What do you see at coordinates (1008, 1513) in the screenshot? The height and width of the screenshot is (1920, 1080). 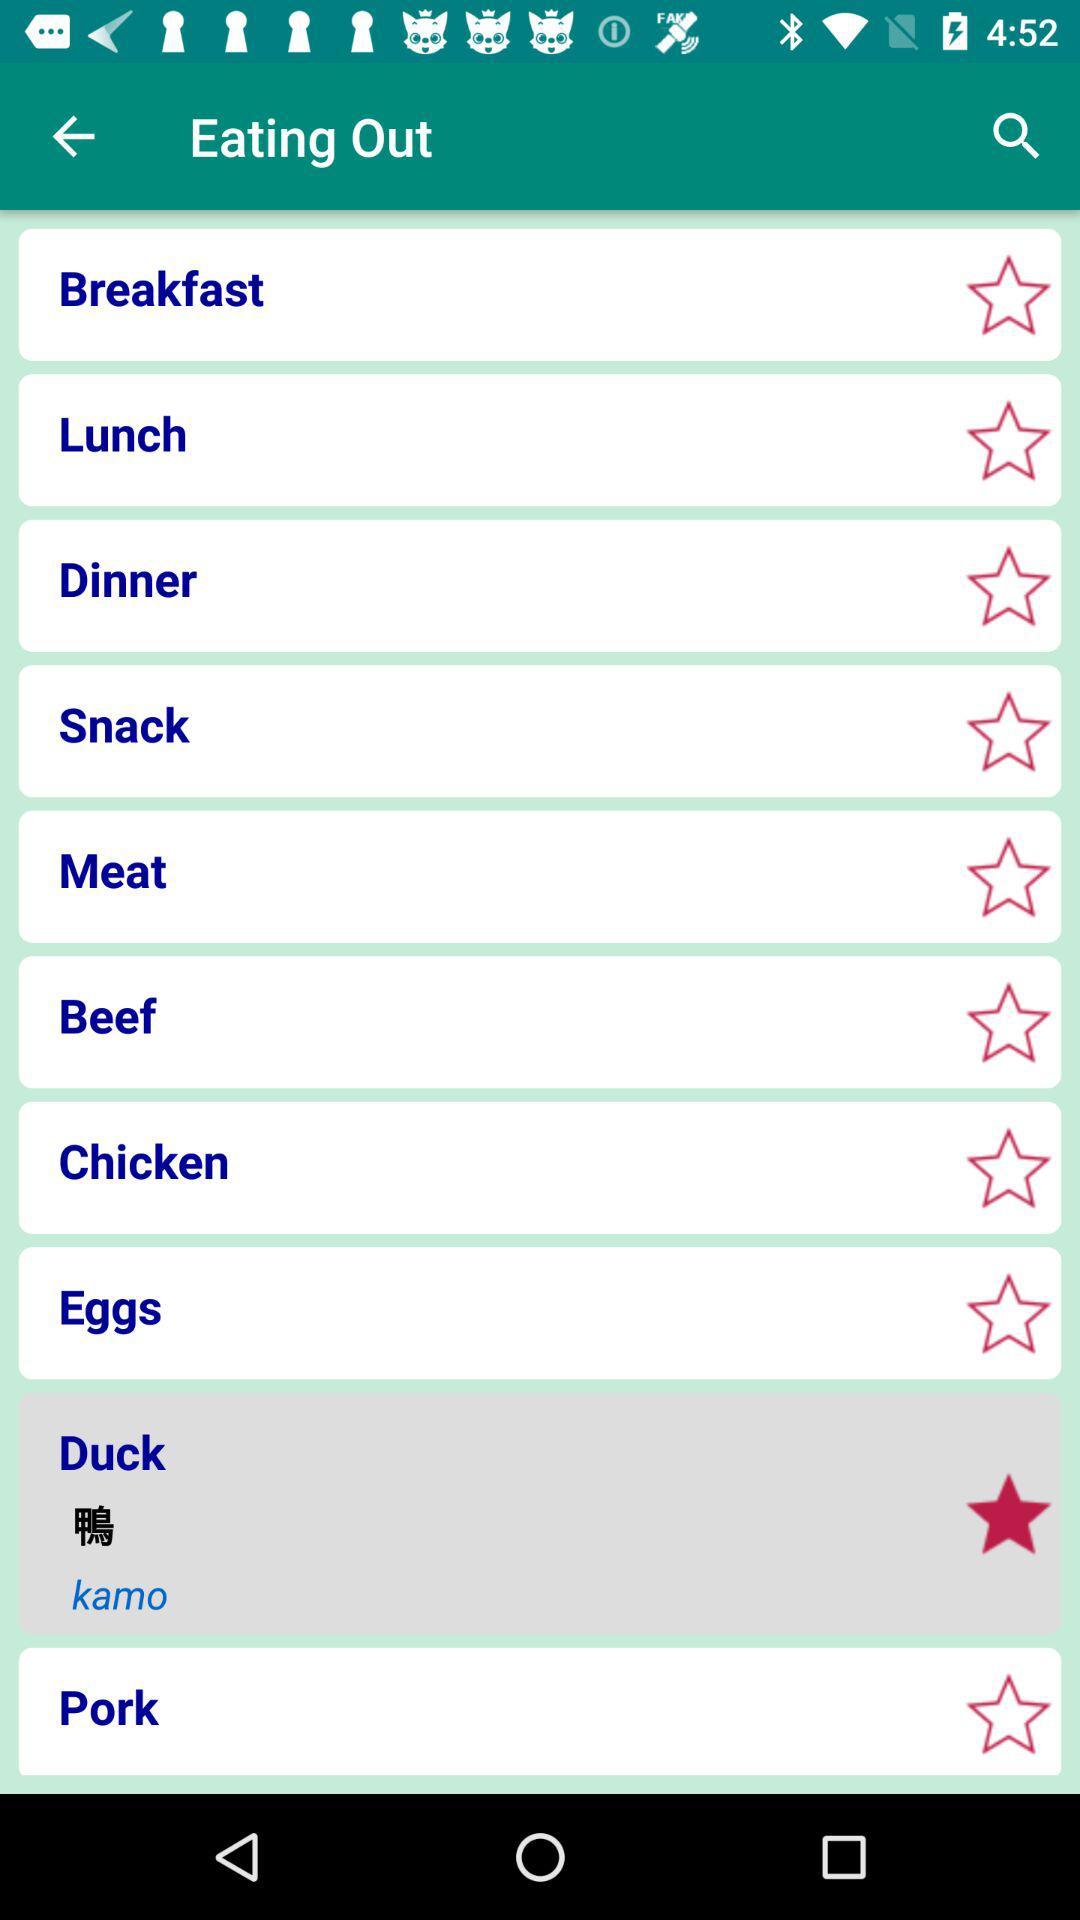 I see `favourite option` at bounding box center [1008, 1513].